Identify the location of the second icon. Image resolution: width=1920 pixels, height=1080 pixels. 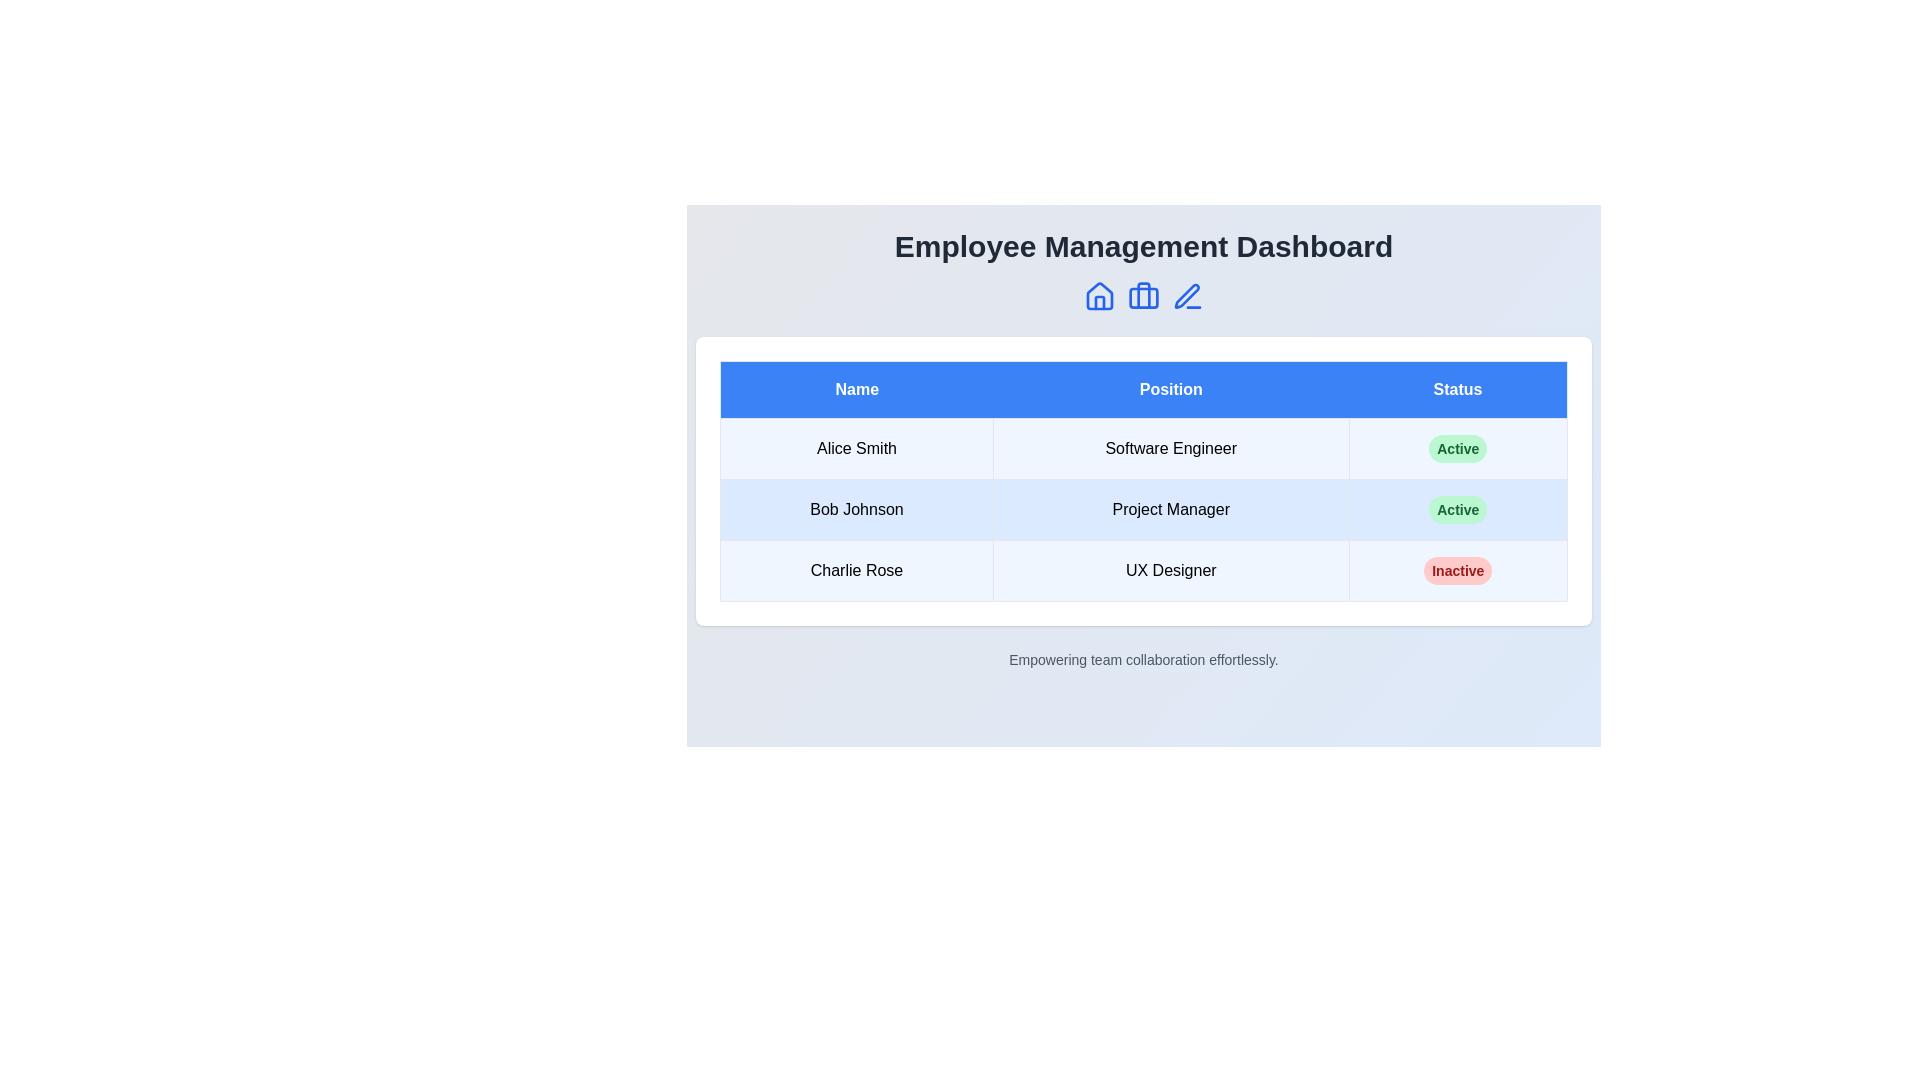
(1143, 297).